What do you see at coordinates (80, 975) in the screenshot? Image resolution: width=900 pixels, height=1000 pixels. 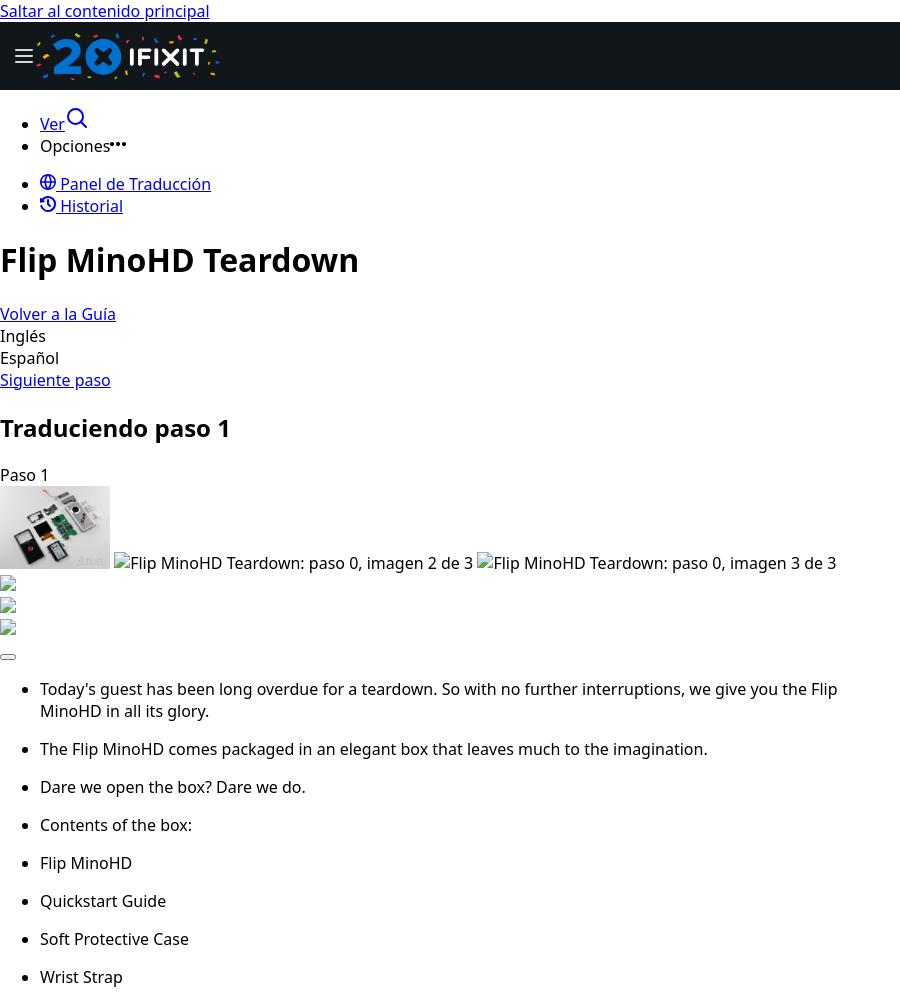 I see `'Wrist Strap'` at bounding box center [80, 975].